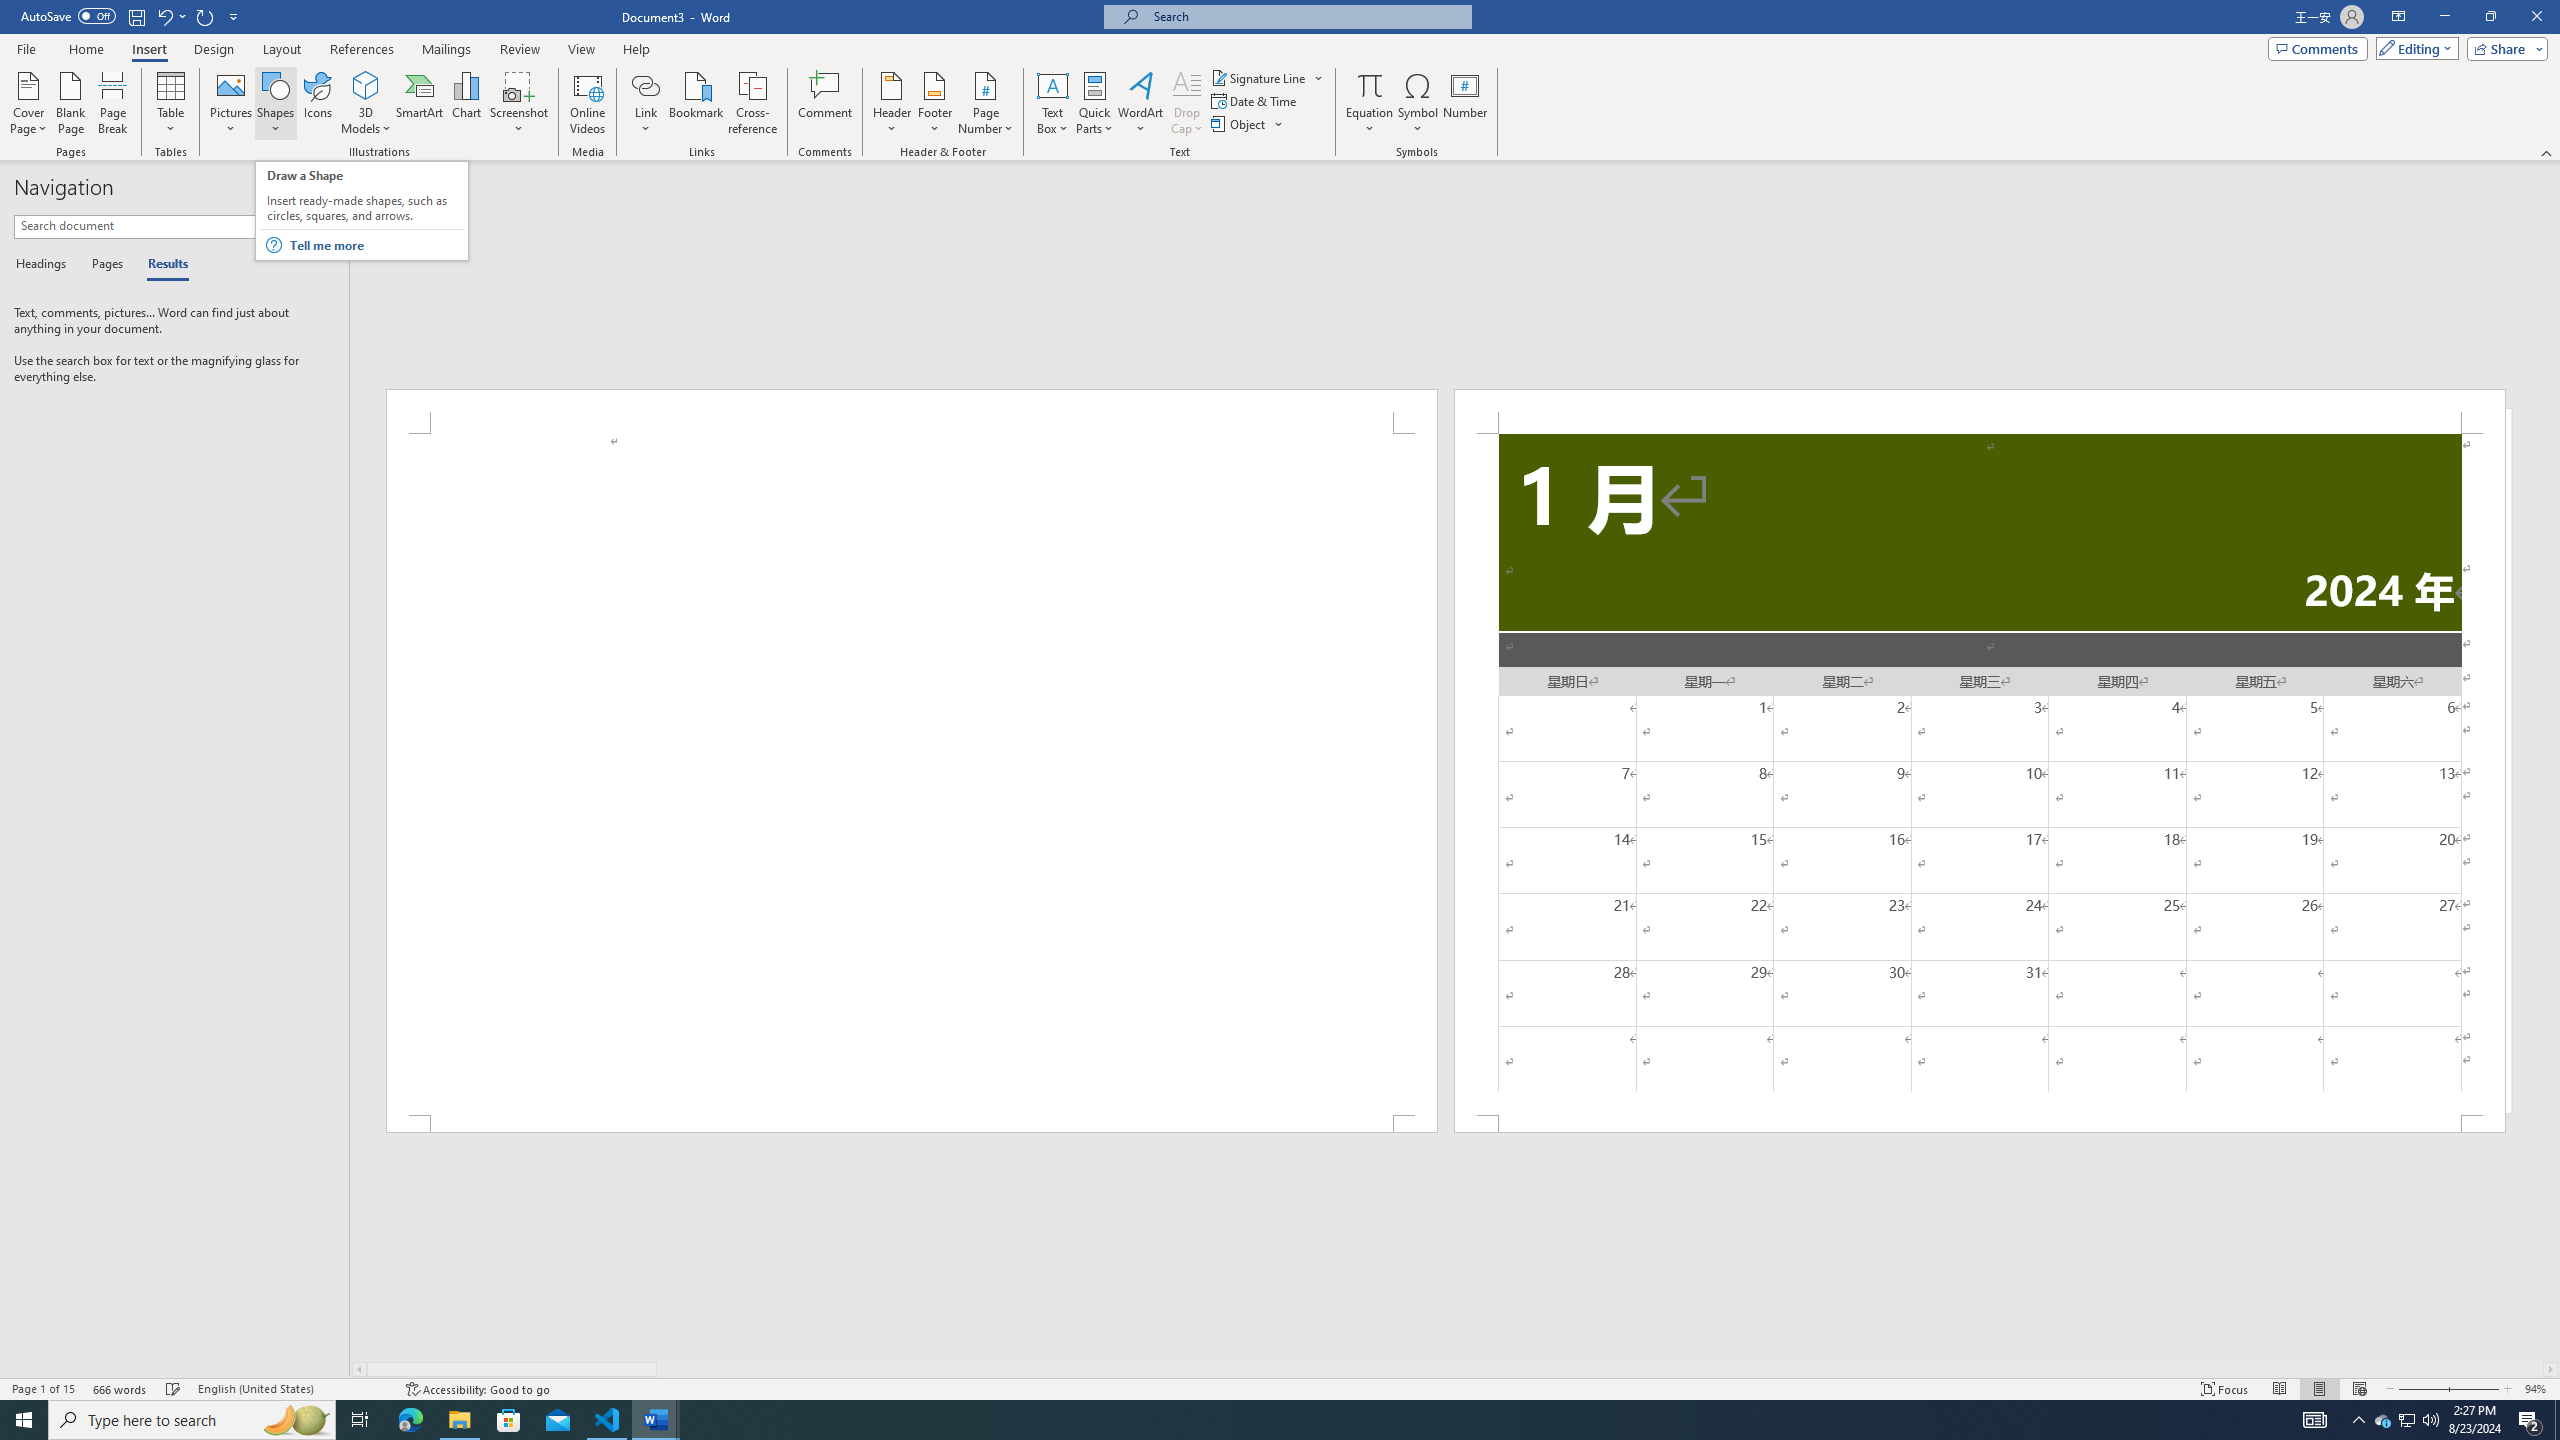 This screenshot has height=1440, width=2560. Describe the element at coordinates (1259, 77) in the screenshot. I see `'Signature Line'` at that location.